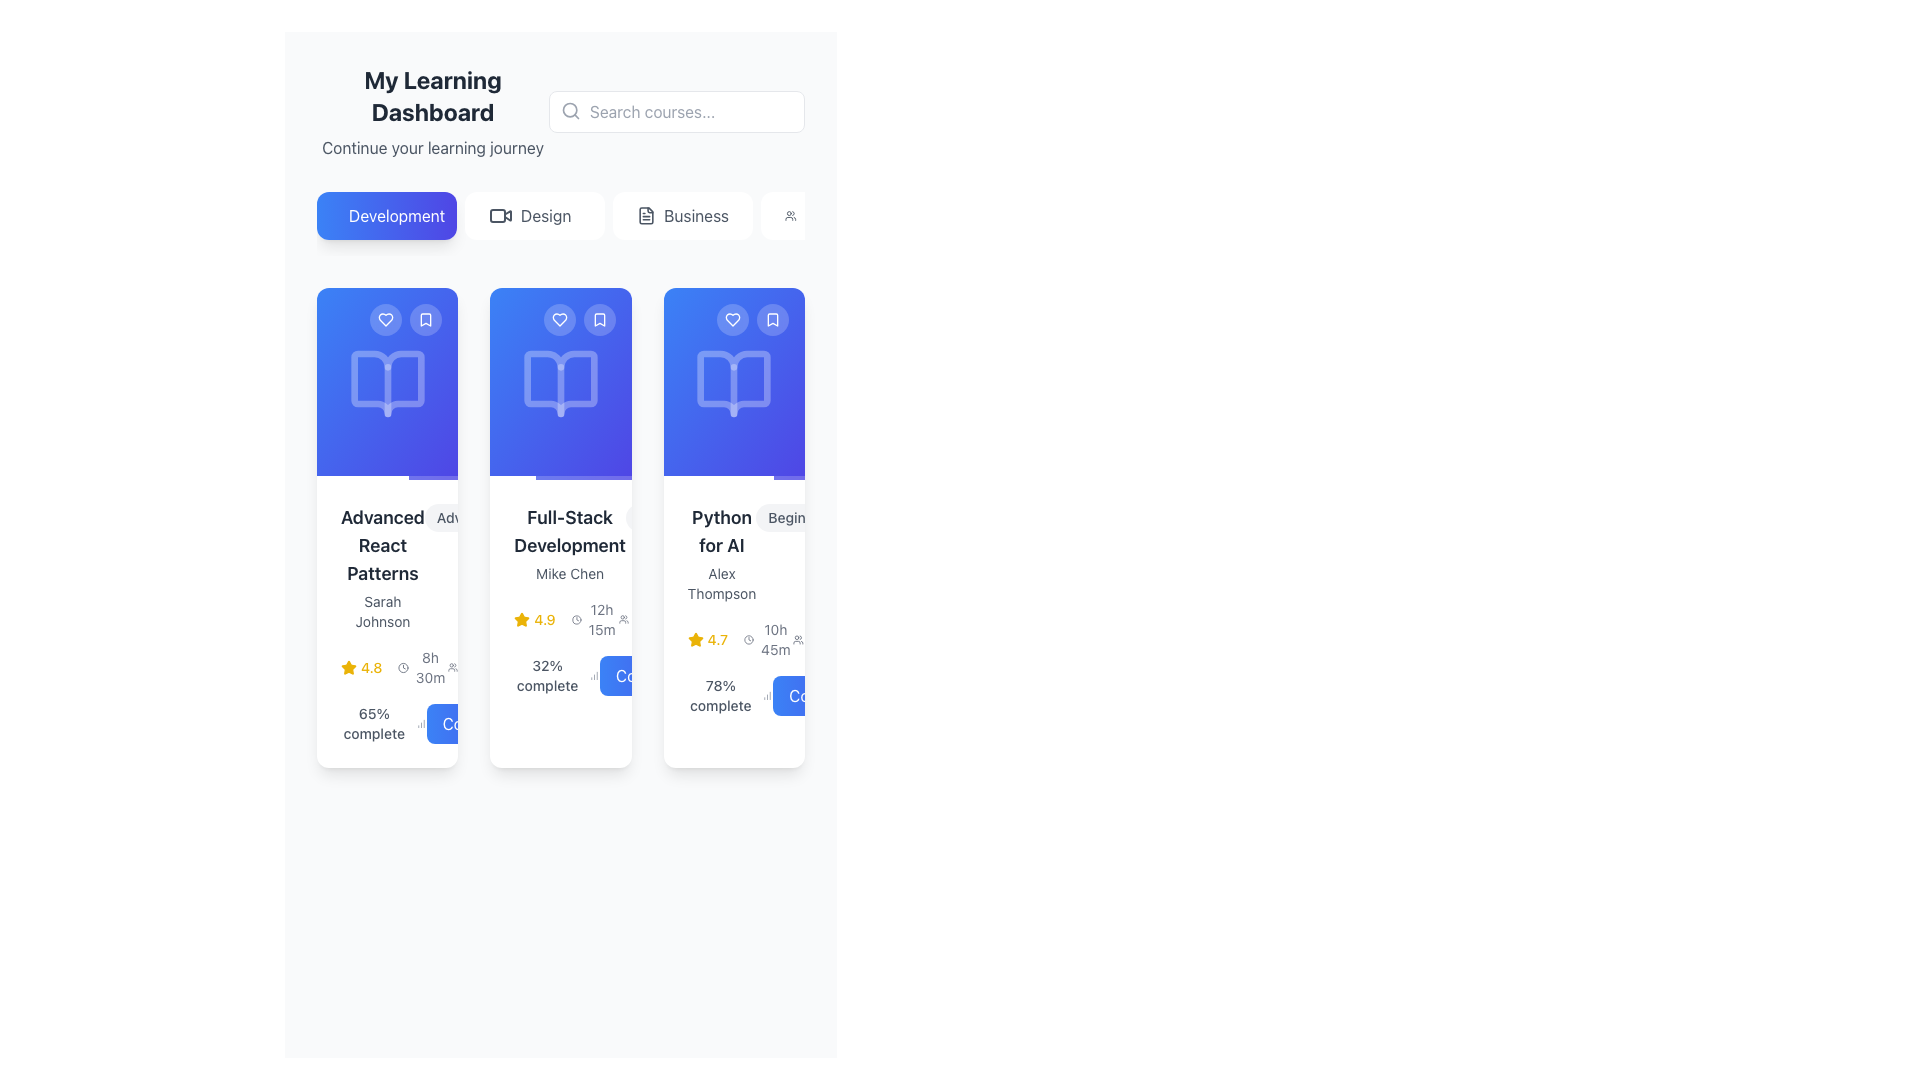 Image resolution: width=1920 pixels, height=1080 pixels. I want to click on the heart-shaped icon in the blue header section of the third card to favorite the course, so click(732, 319).